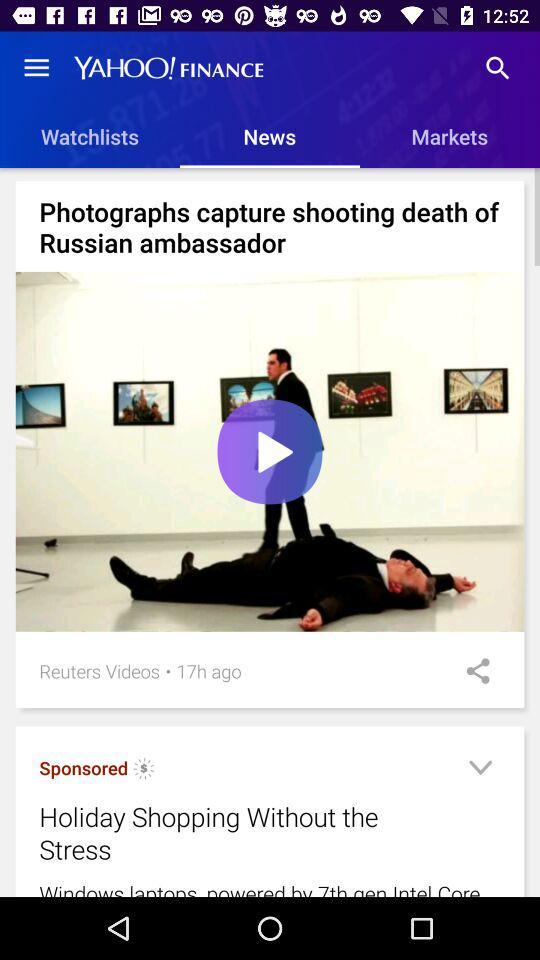 This screenshot has height=960, width=540. Describe the element at coordinates (479, 770) in the screenshot. I see `more option` at that location.